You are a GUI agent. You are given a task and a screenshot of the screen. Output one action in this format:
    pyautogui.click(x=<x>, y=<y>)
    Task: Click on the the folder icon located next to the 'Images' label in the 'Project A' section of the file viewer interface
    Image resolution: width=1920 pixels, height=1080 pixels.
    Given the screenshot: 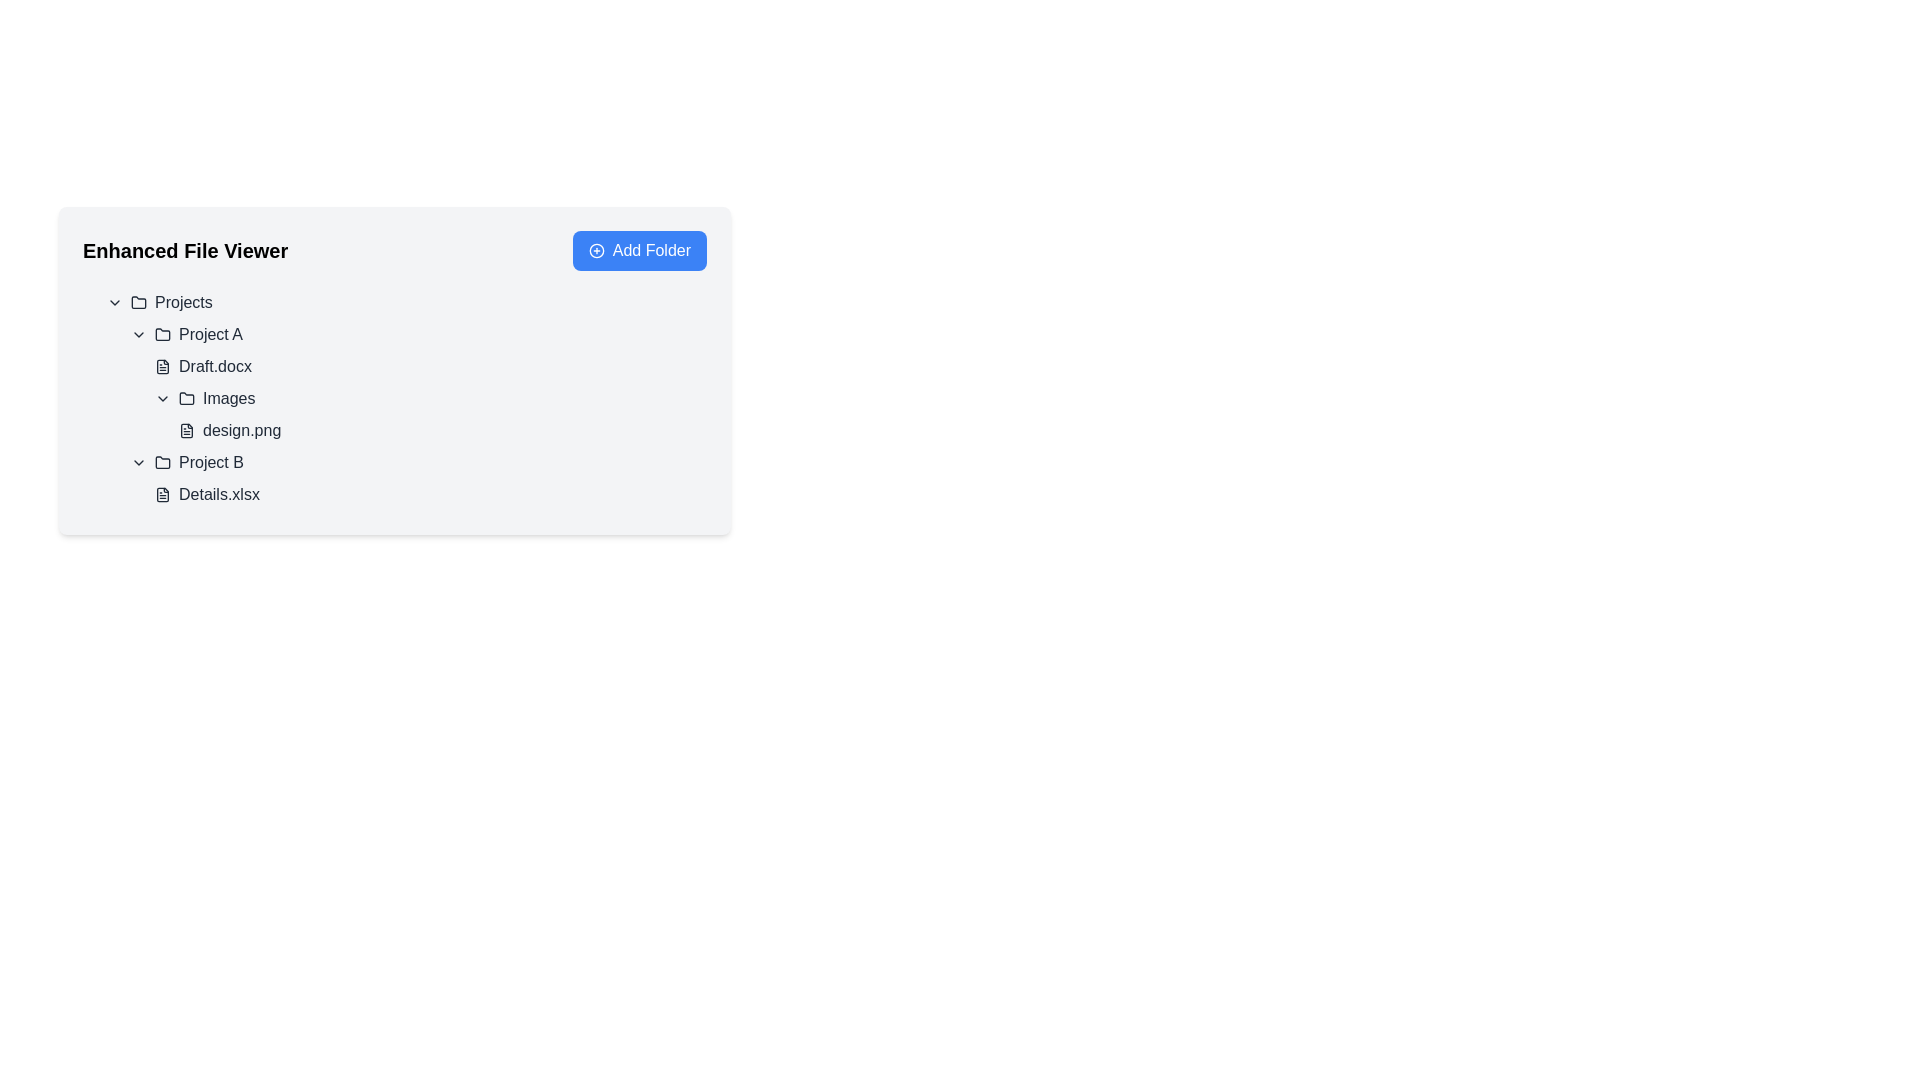 What is the action you would take?
    pyautogui.click(x=187, y=398)
    